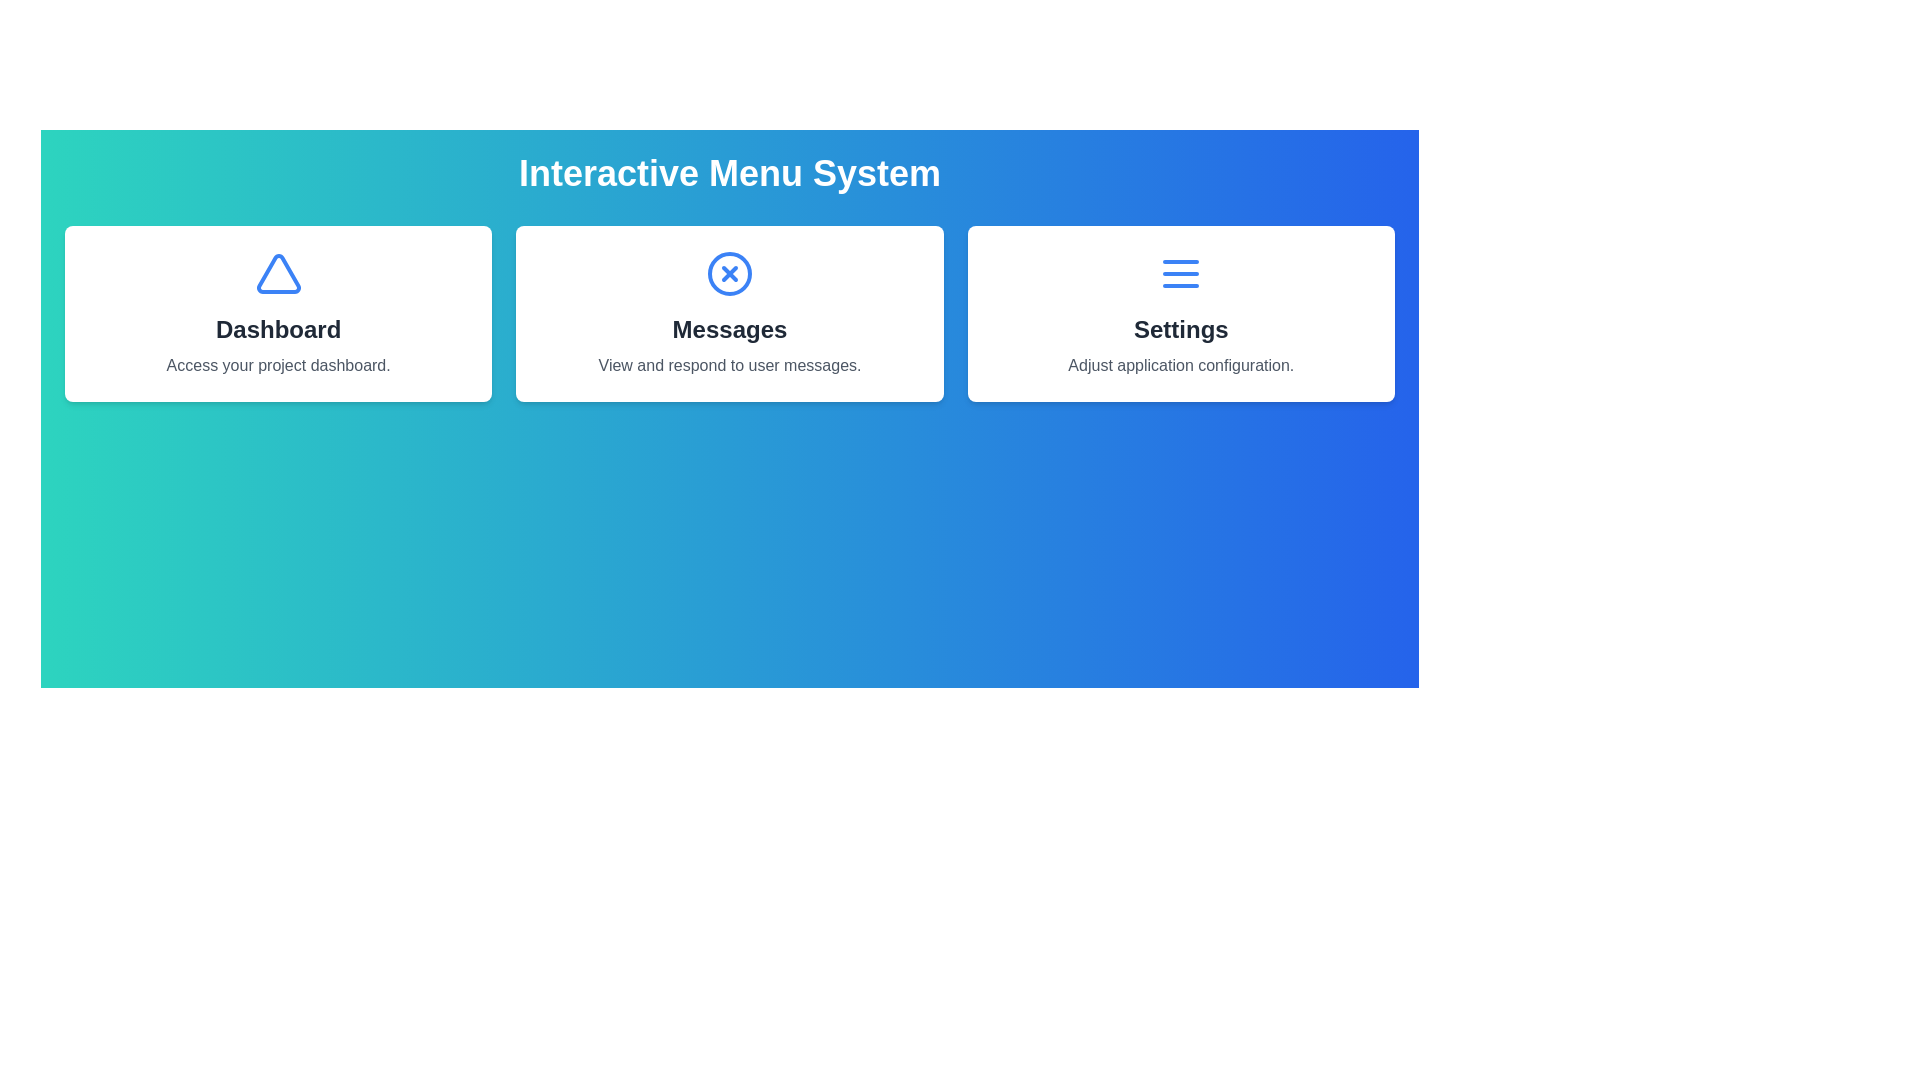 The image size is (1920, 1080). Describe the element at coordinates (277, 313) in the screenshot. I see `the Interactive Card located in the leftmost section of a three-column grid, adjacent to 'Messages' and 'Settings', to observe hover effects` at that location.